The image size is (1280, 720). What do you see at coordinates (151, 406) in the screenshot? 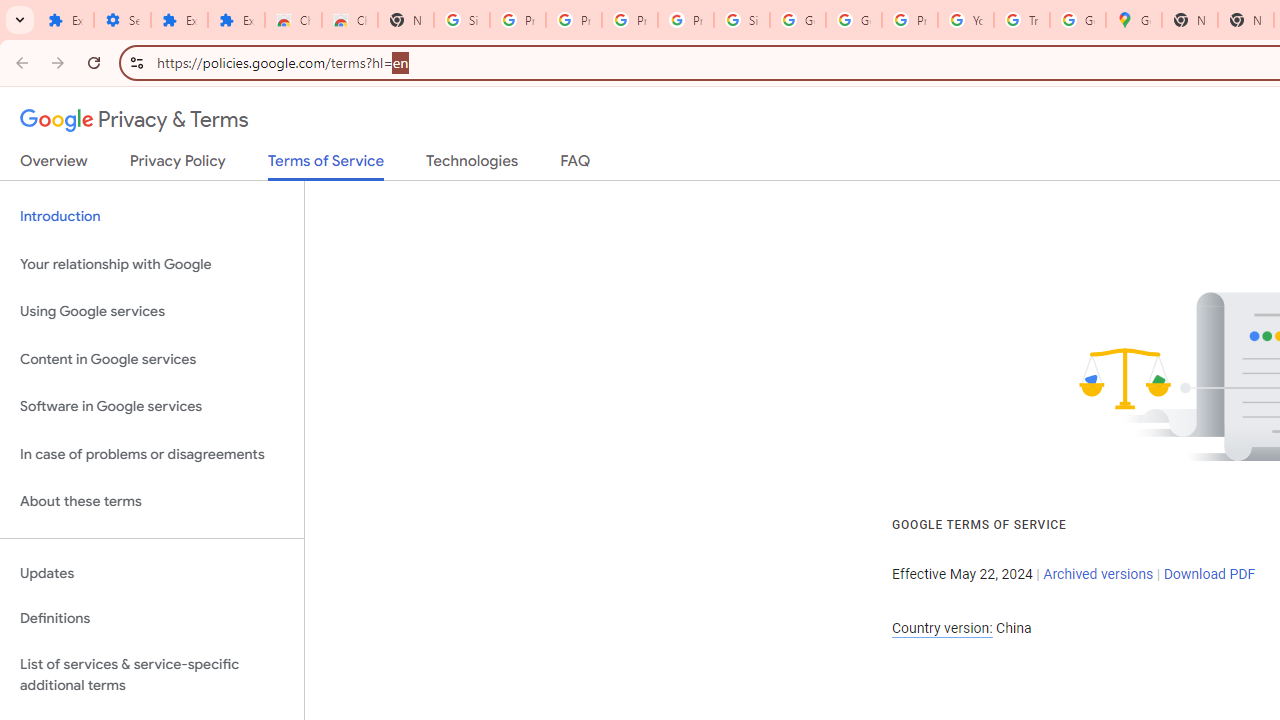
I see `'Software in Google services'` at bounding box center [151, 406].